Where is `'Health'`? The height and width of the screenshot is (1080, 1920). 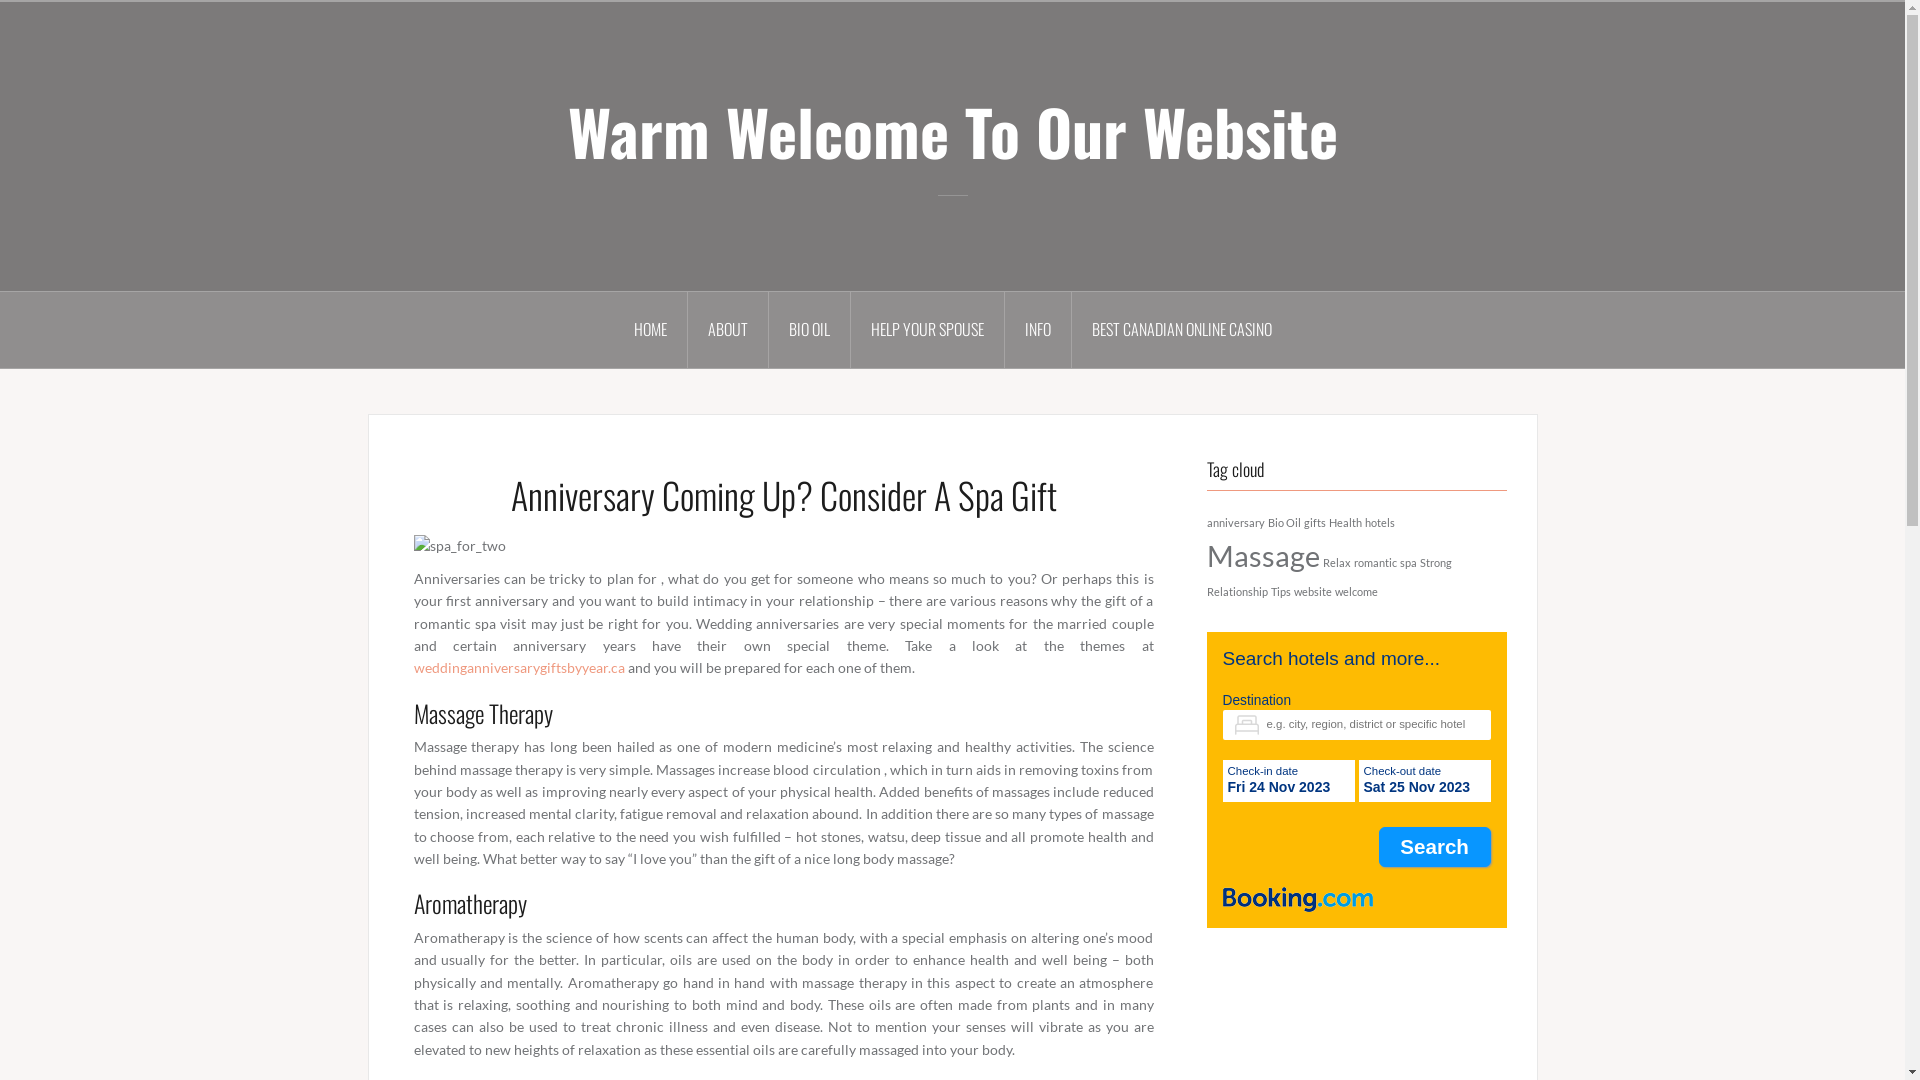 'Health' is located at coordinates (1344, 521).